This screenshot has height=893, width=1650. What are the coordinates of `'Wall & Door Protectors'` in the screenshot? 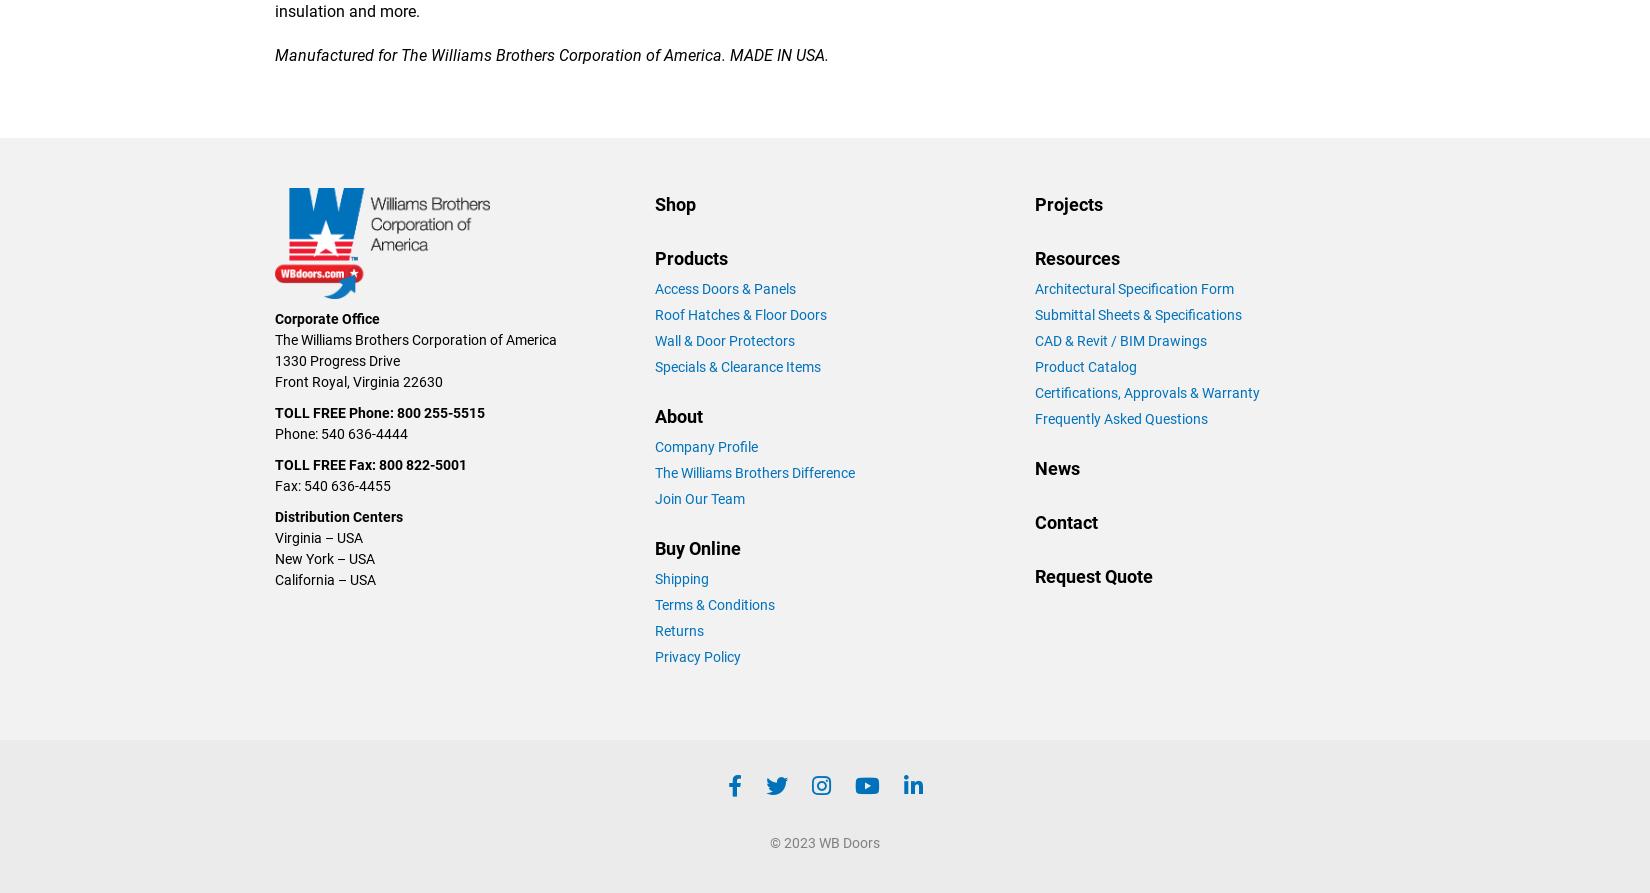 It's located at (724, 339).